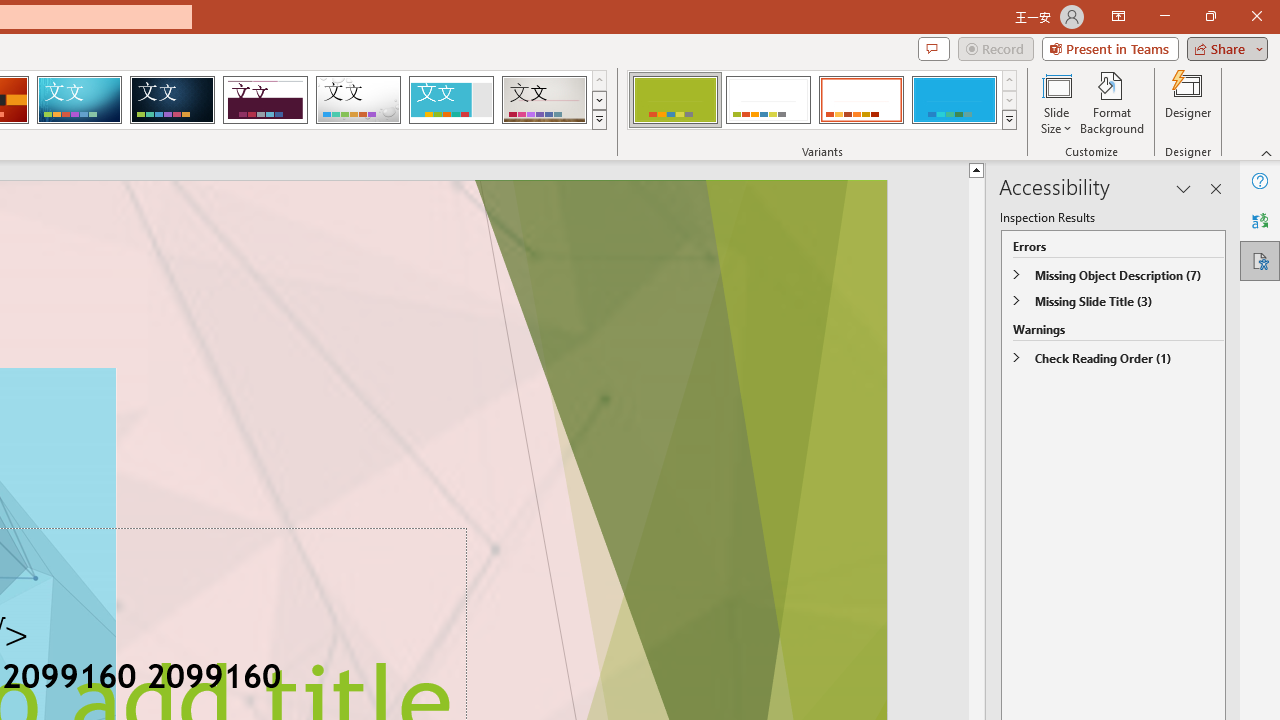 The height and width of the screenshot is (720, 1280). Describe the element at coordinates (767, 100) in the screenshot. I see `'Basis Variant 2'` at that location.